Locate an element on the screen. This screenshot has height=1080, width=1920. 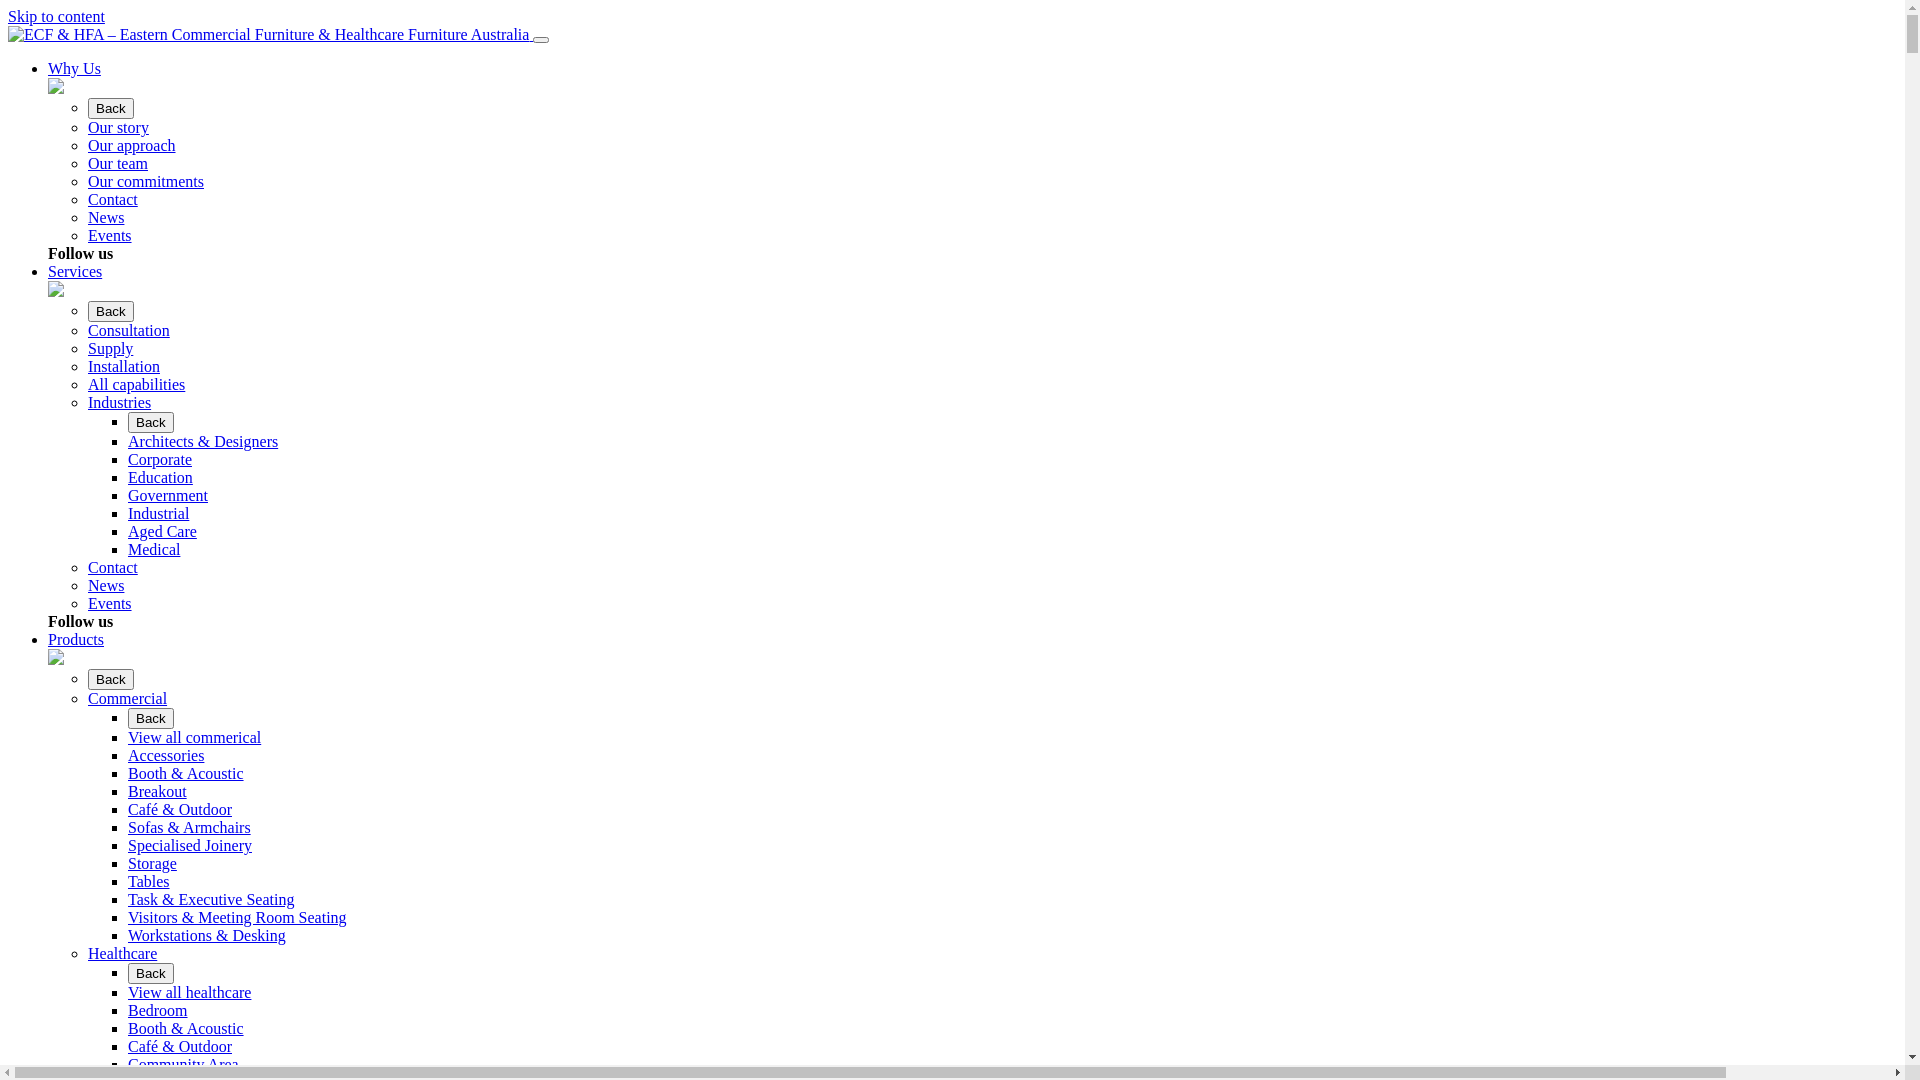
'Booth & Acoustic' is located at coordinates (127, 1028).